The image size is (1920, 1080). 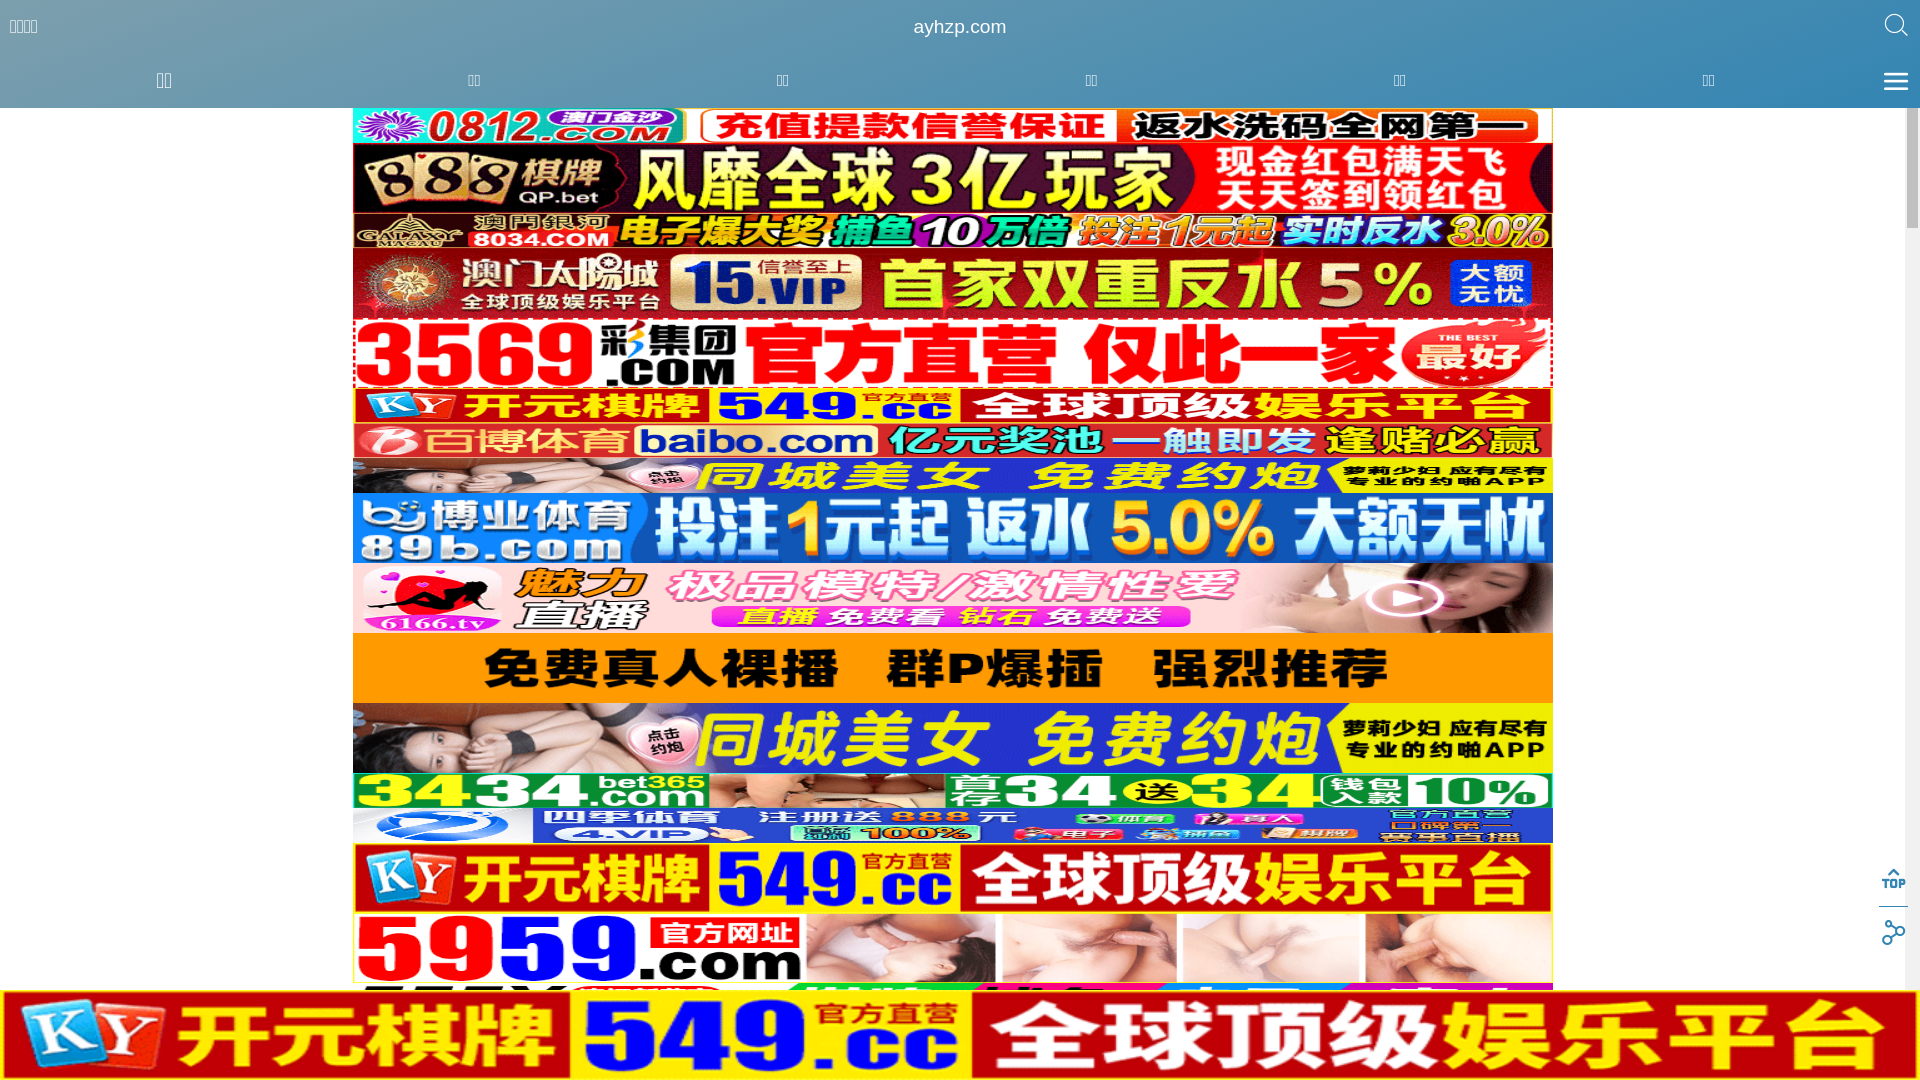 I want to click on 'ayhzp.com', so click(x=960, y=27).